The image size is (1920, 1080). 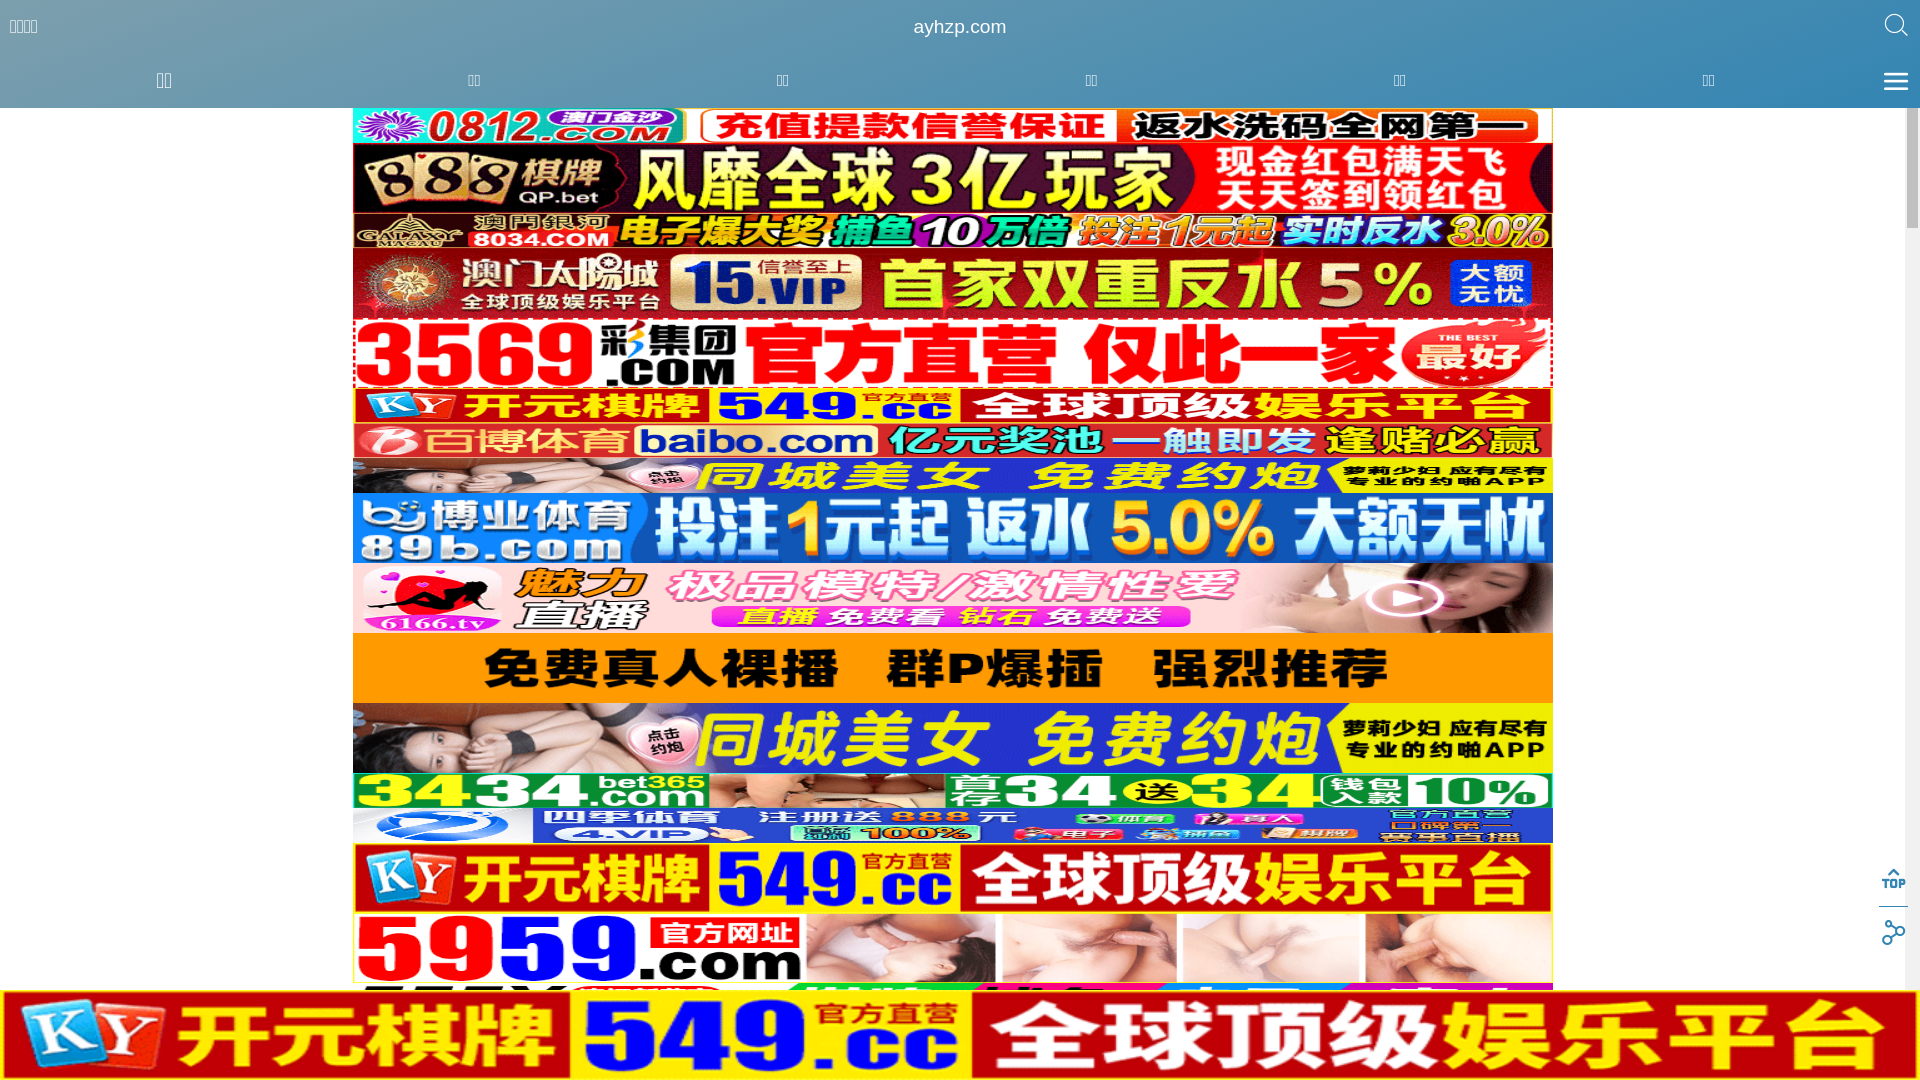 I want to click on 'ayhzp.com', so click(x=960, y=27).